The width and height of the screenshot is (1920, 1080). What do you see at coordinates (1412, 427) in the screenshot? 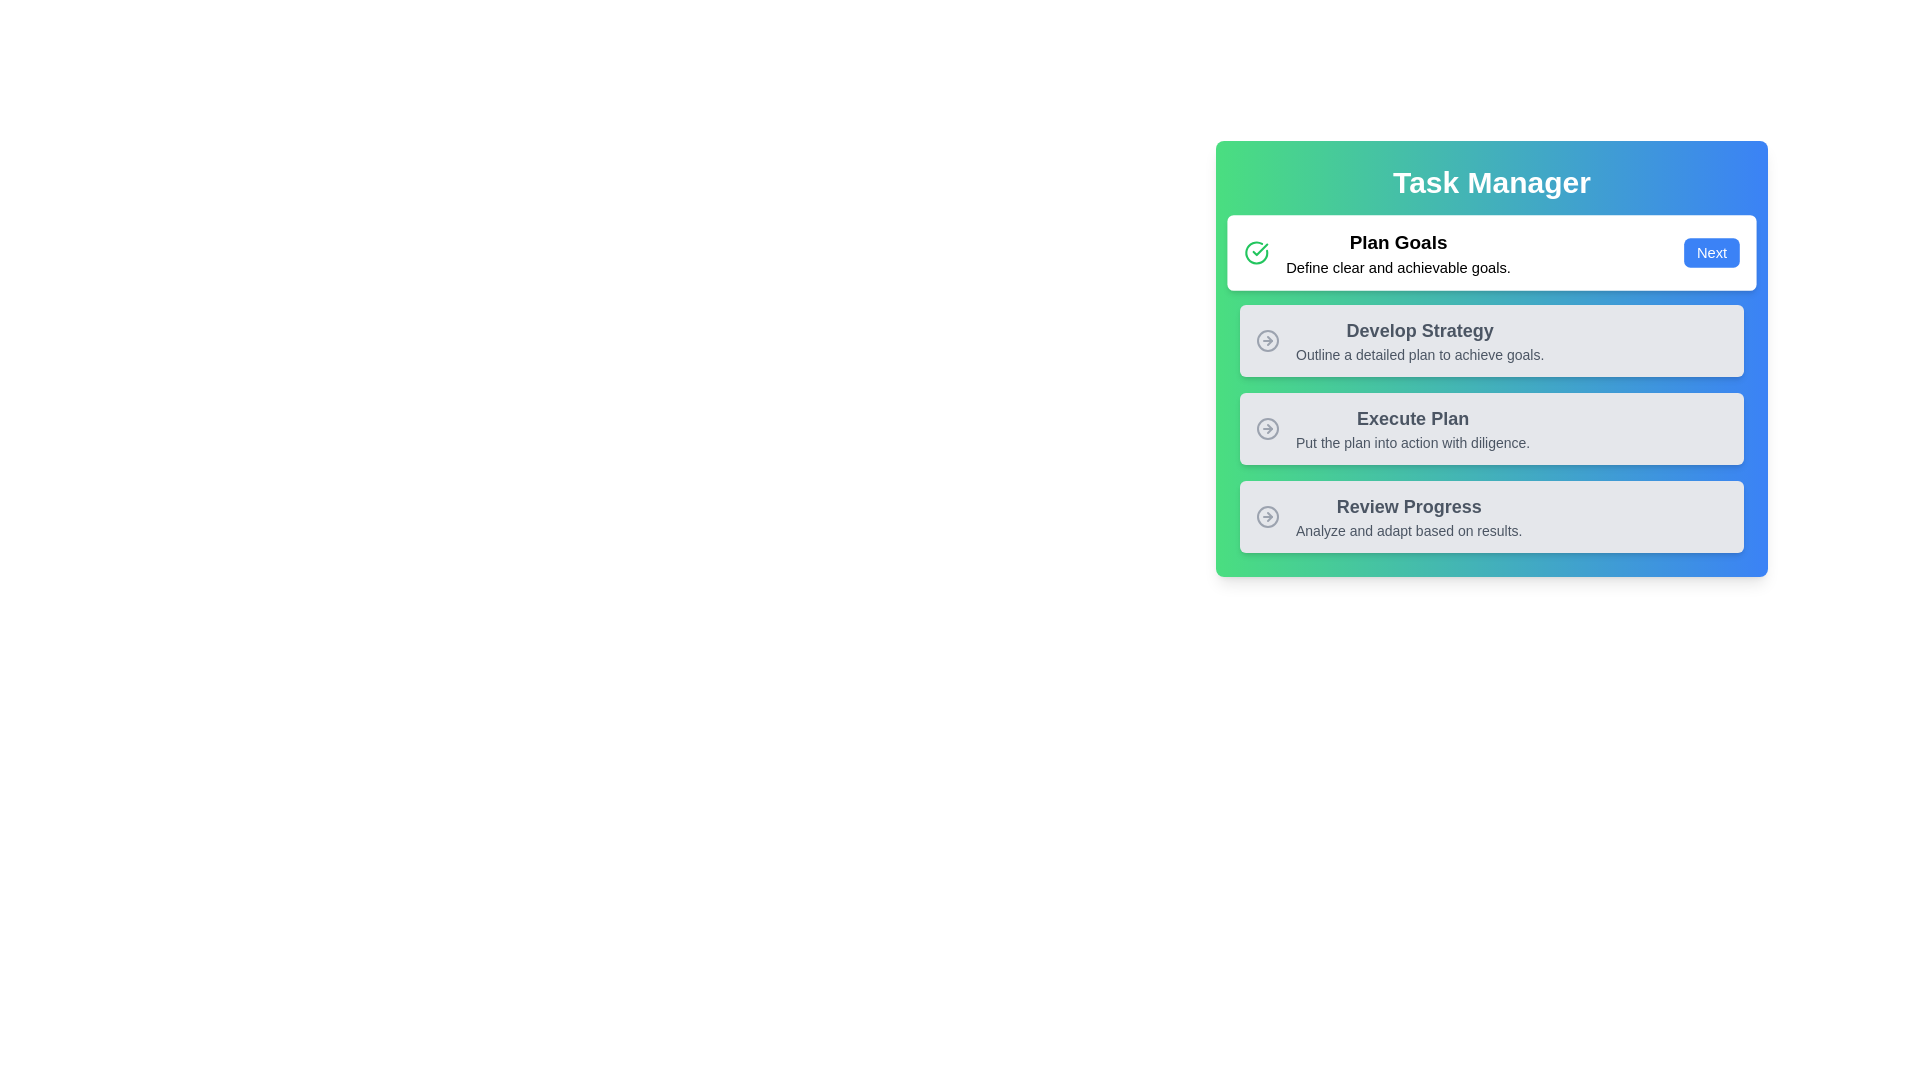
I see `text content of the 'Execute Plan' label, which is prominently displayed in bold and larger font, with a secondary line stating 'Put the plan into action with diligence.' This text label is located in the middle of the task list in the 'Task Manager' interface` at bounding box center [1412, 427].